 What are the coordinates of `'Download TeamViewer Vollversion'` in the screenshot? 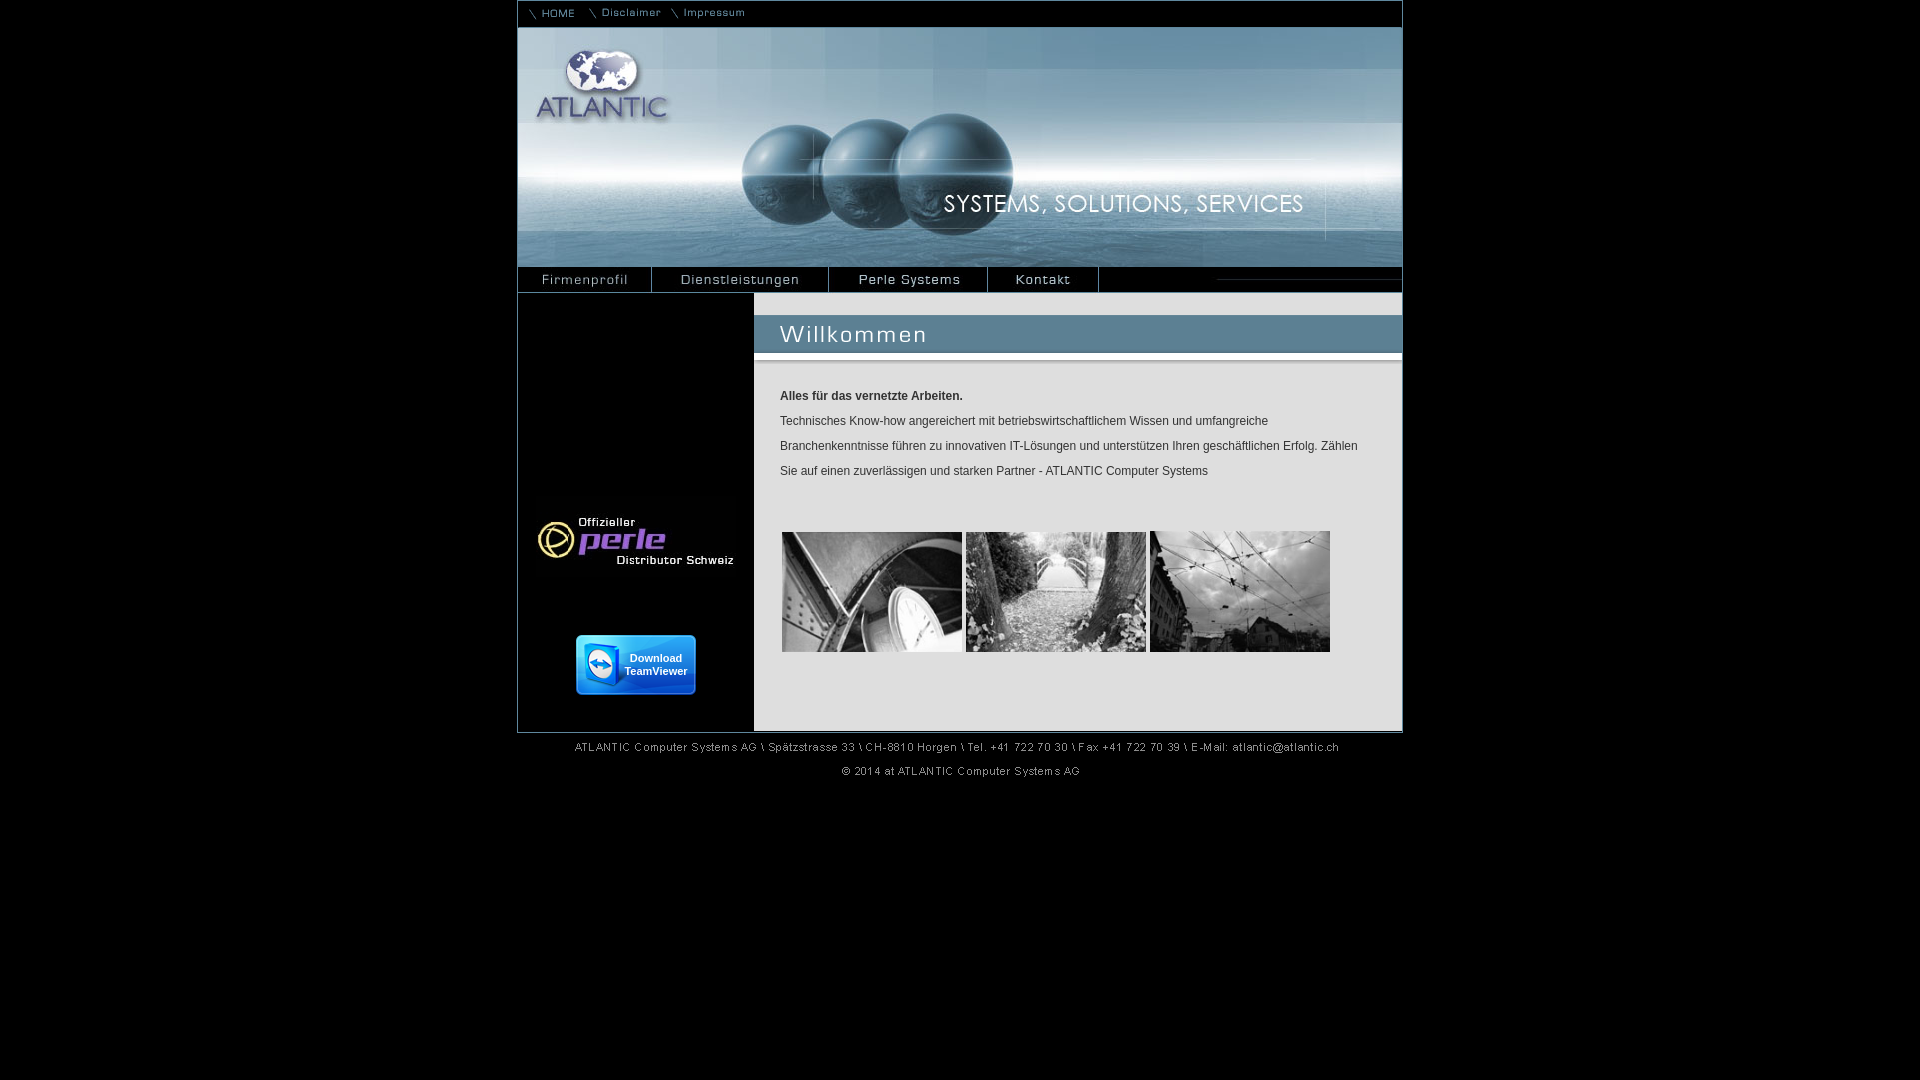 It's located at (634, 664).